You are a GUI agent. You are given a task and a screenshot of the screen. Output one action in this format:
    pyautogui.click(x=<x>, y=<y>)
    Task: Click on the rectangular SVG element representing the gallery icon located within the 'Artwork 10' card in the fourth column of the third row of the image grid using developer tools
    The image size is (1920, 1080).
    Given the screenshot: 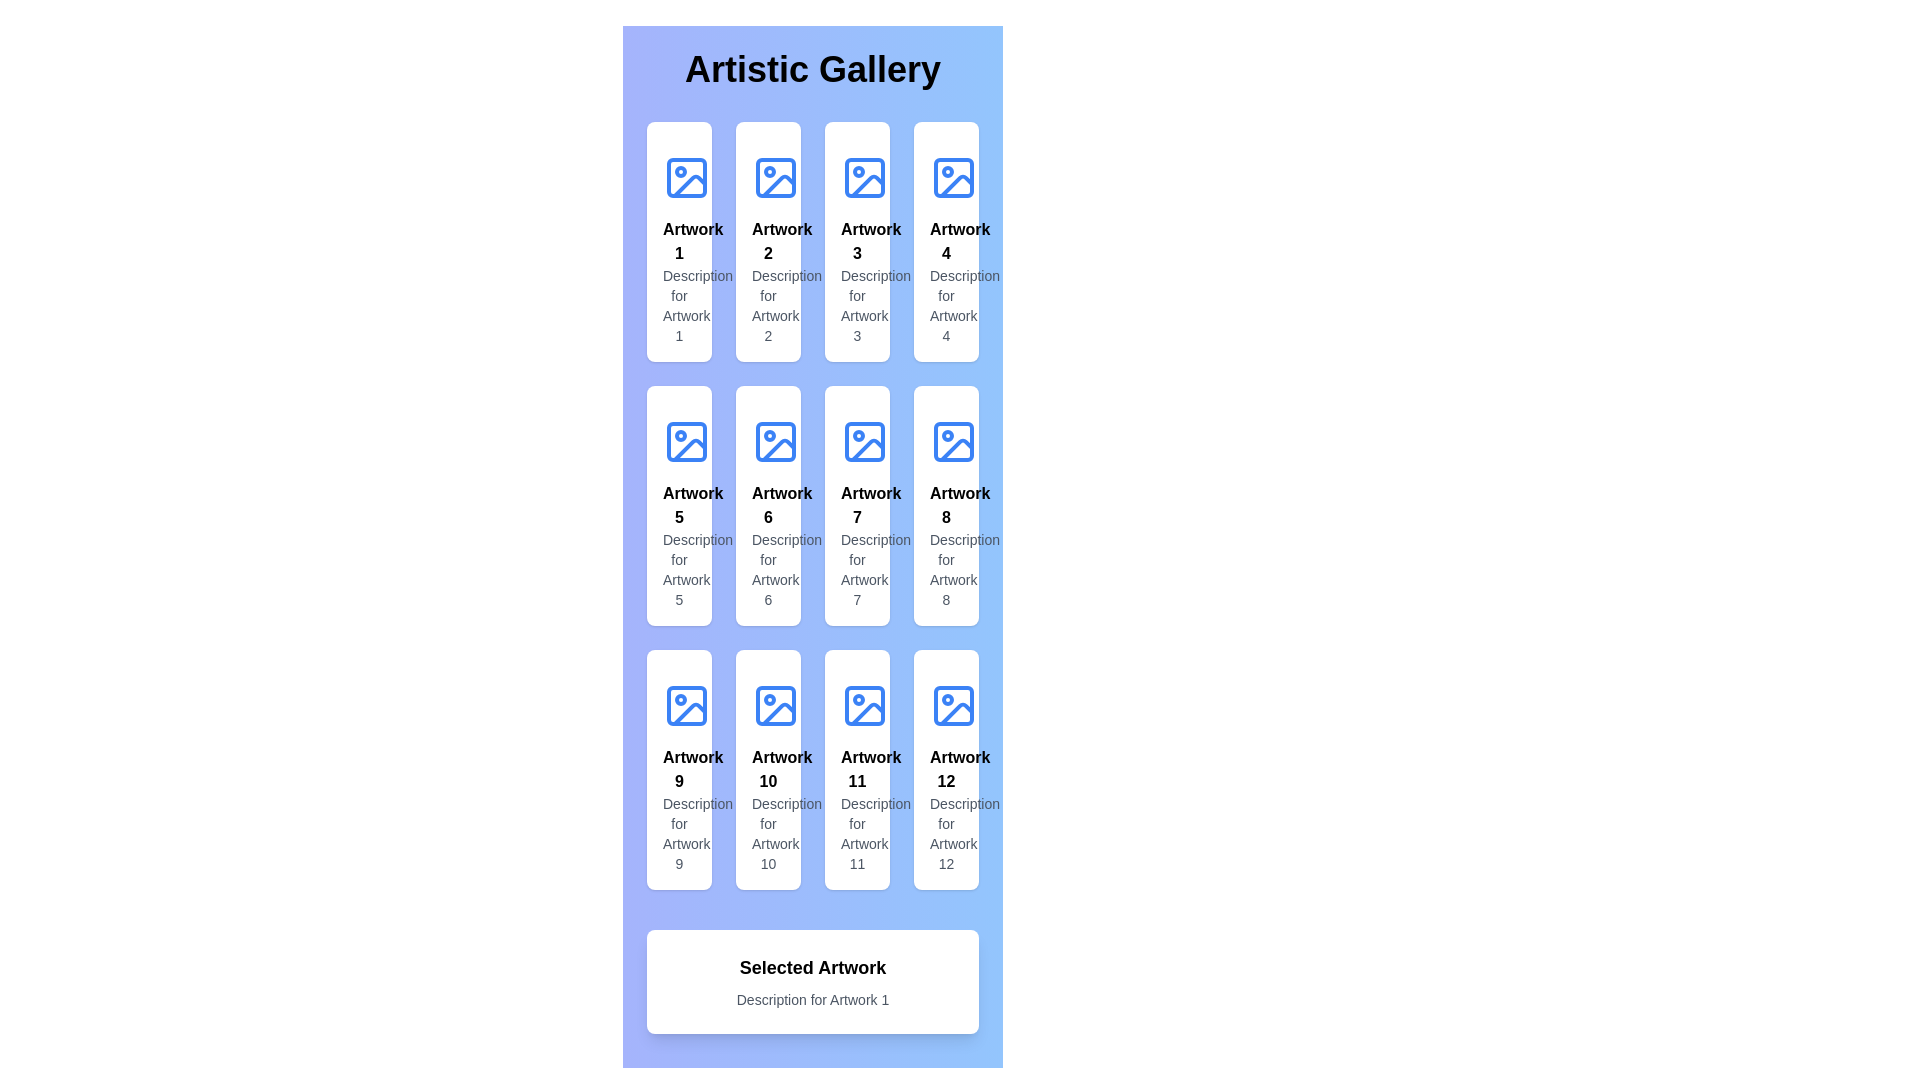 What is the action you would take?
    pyautogui.click(x=775, y=704)
    